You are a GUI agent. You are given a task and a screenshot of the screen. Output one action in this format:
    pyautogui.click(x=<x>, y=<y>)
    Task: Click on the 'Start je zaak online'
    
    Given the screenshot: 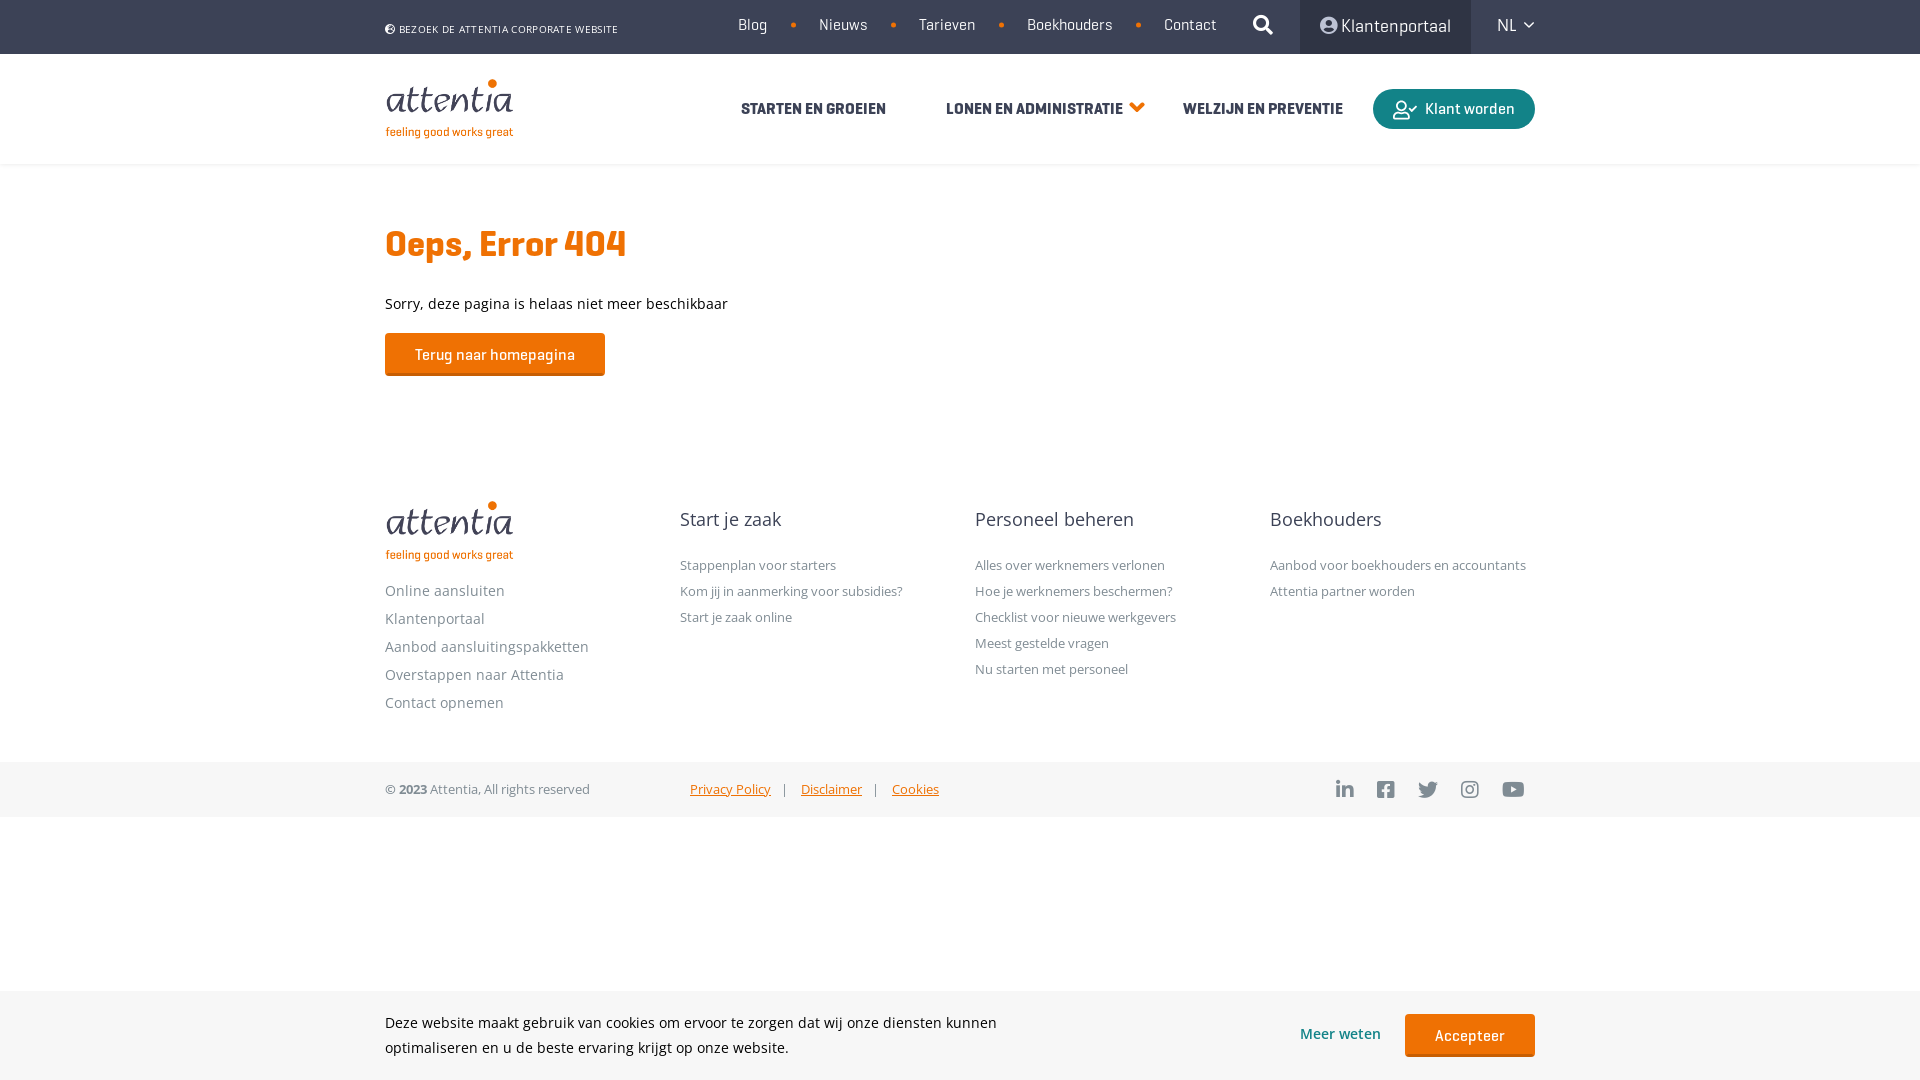 What is the action you would take?
    pyautogui.click(x=812, y=616)
    